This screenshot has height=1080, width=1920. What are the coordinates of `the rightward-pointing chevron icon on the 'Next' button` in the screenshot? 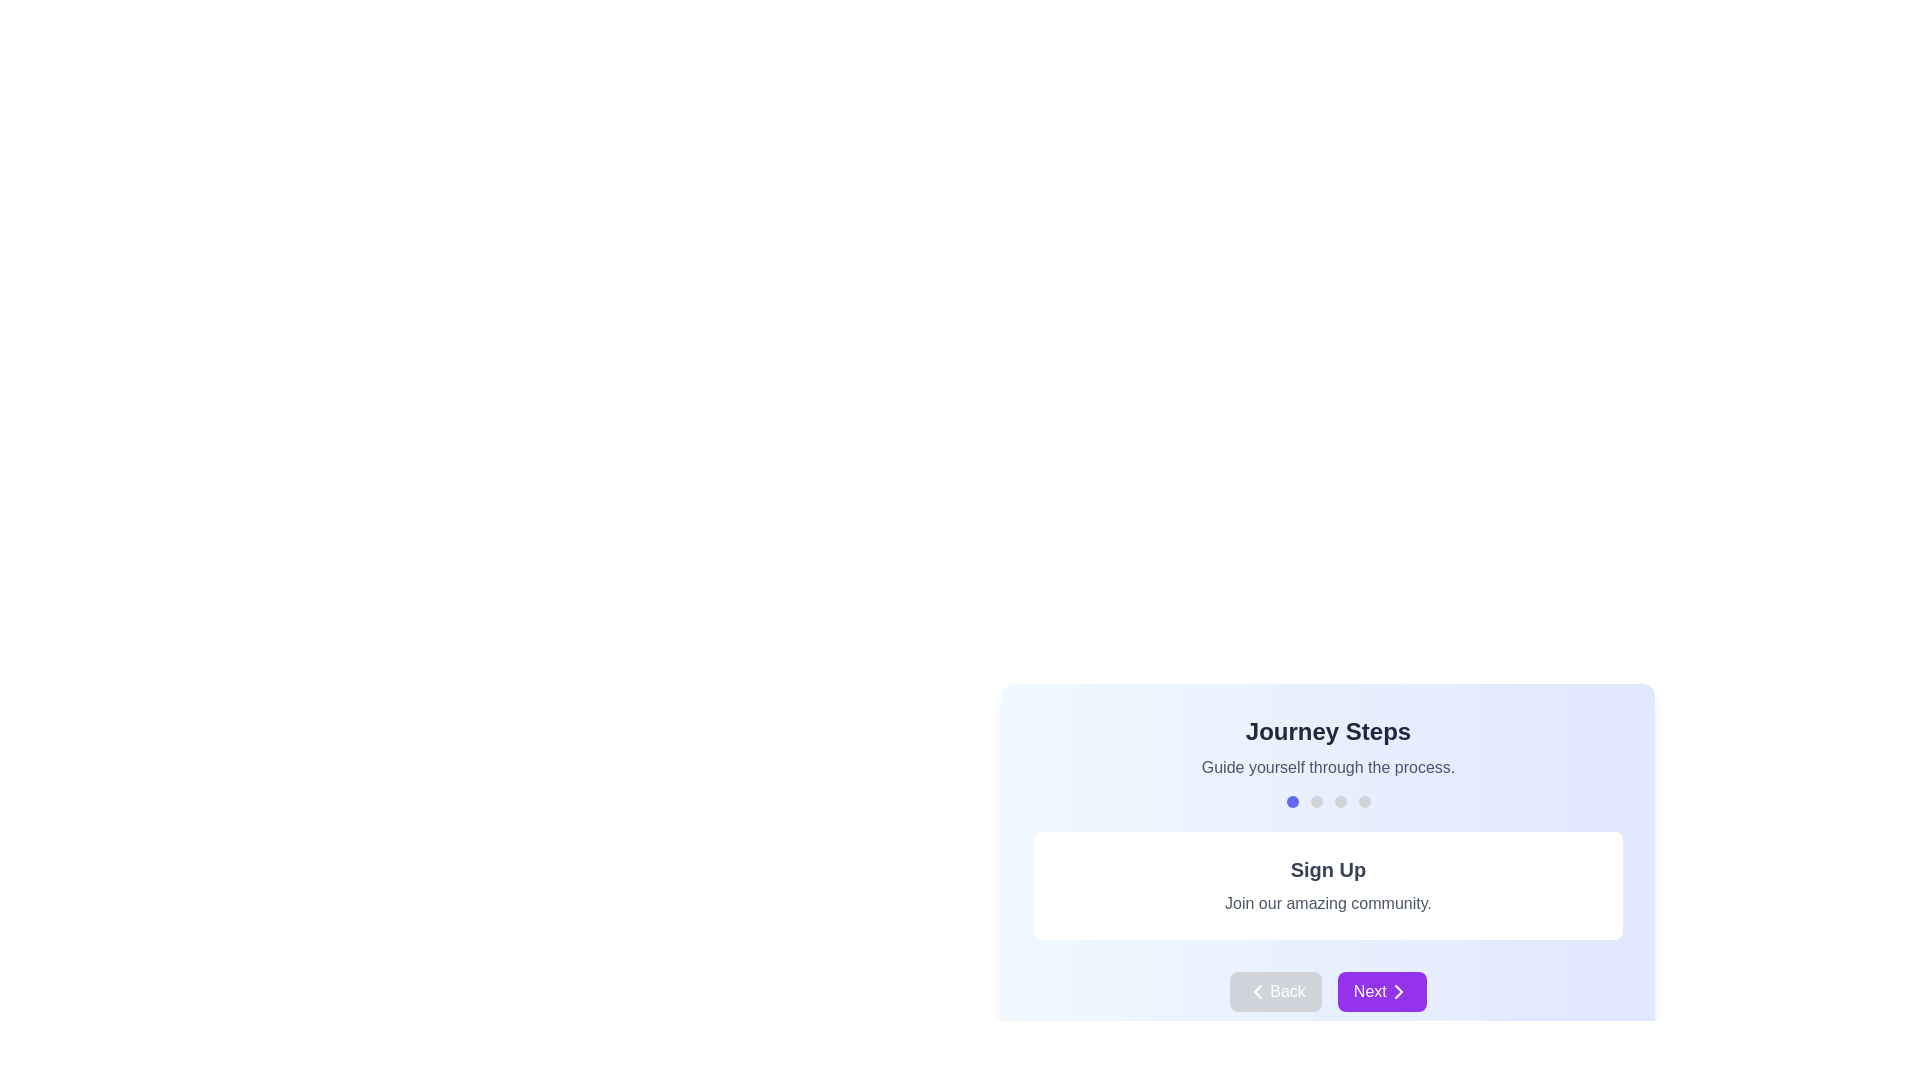 It's located at (1397, 991).